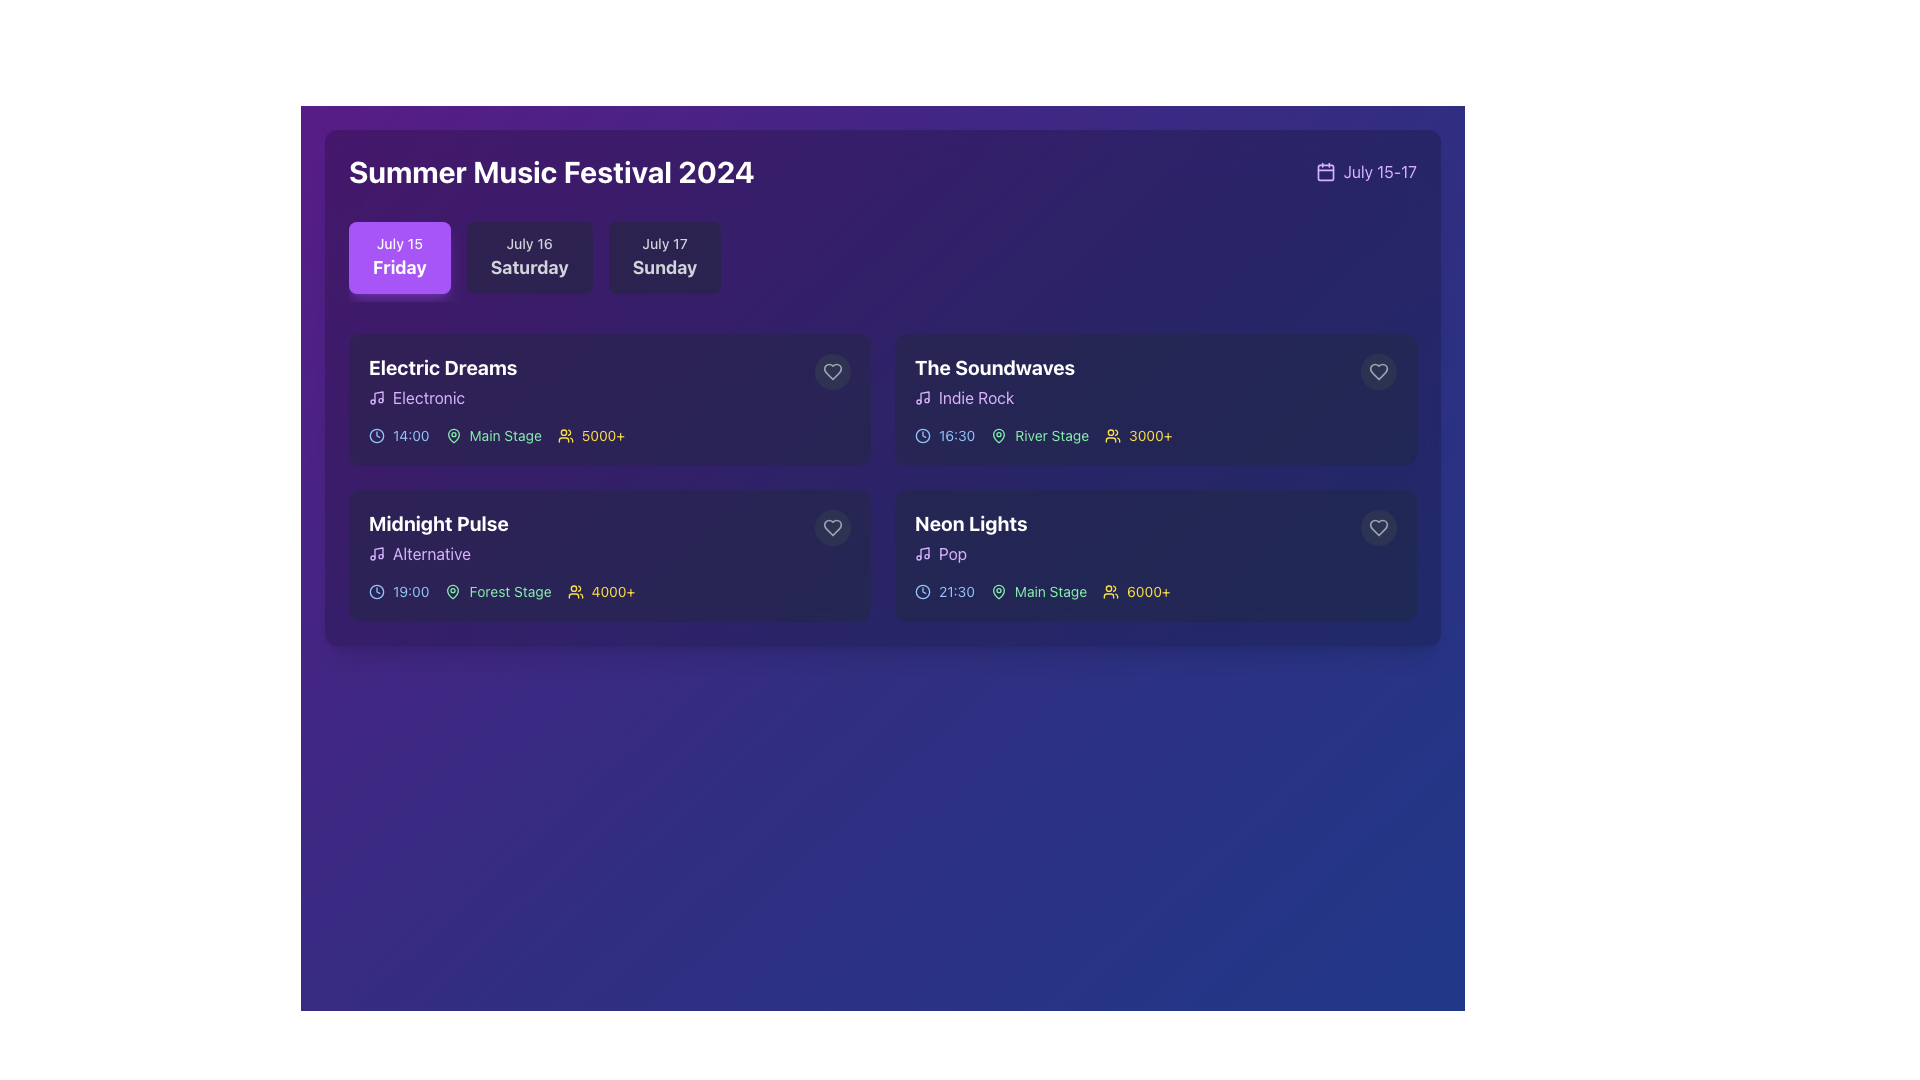  What do you see at coordinates (1136, 590) in the screenshot?
I see `the text displaying '6000+' with the accompanying icon representing a group of people, located in the bottom right corner of the 'Neon Lights' event card under the 'Main Stage' heading` at bounding box center [1136, 590].